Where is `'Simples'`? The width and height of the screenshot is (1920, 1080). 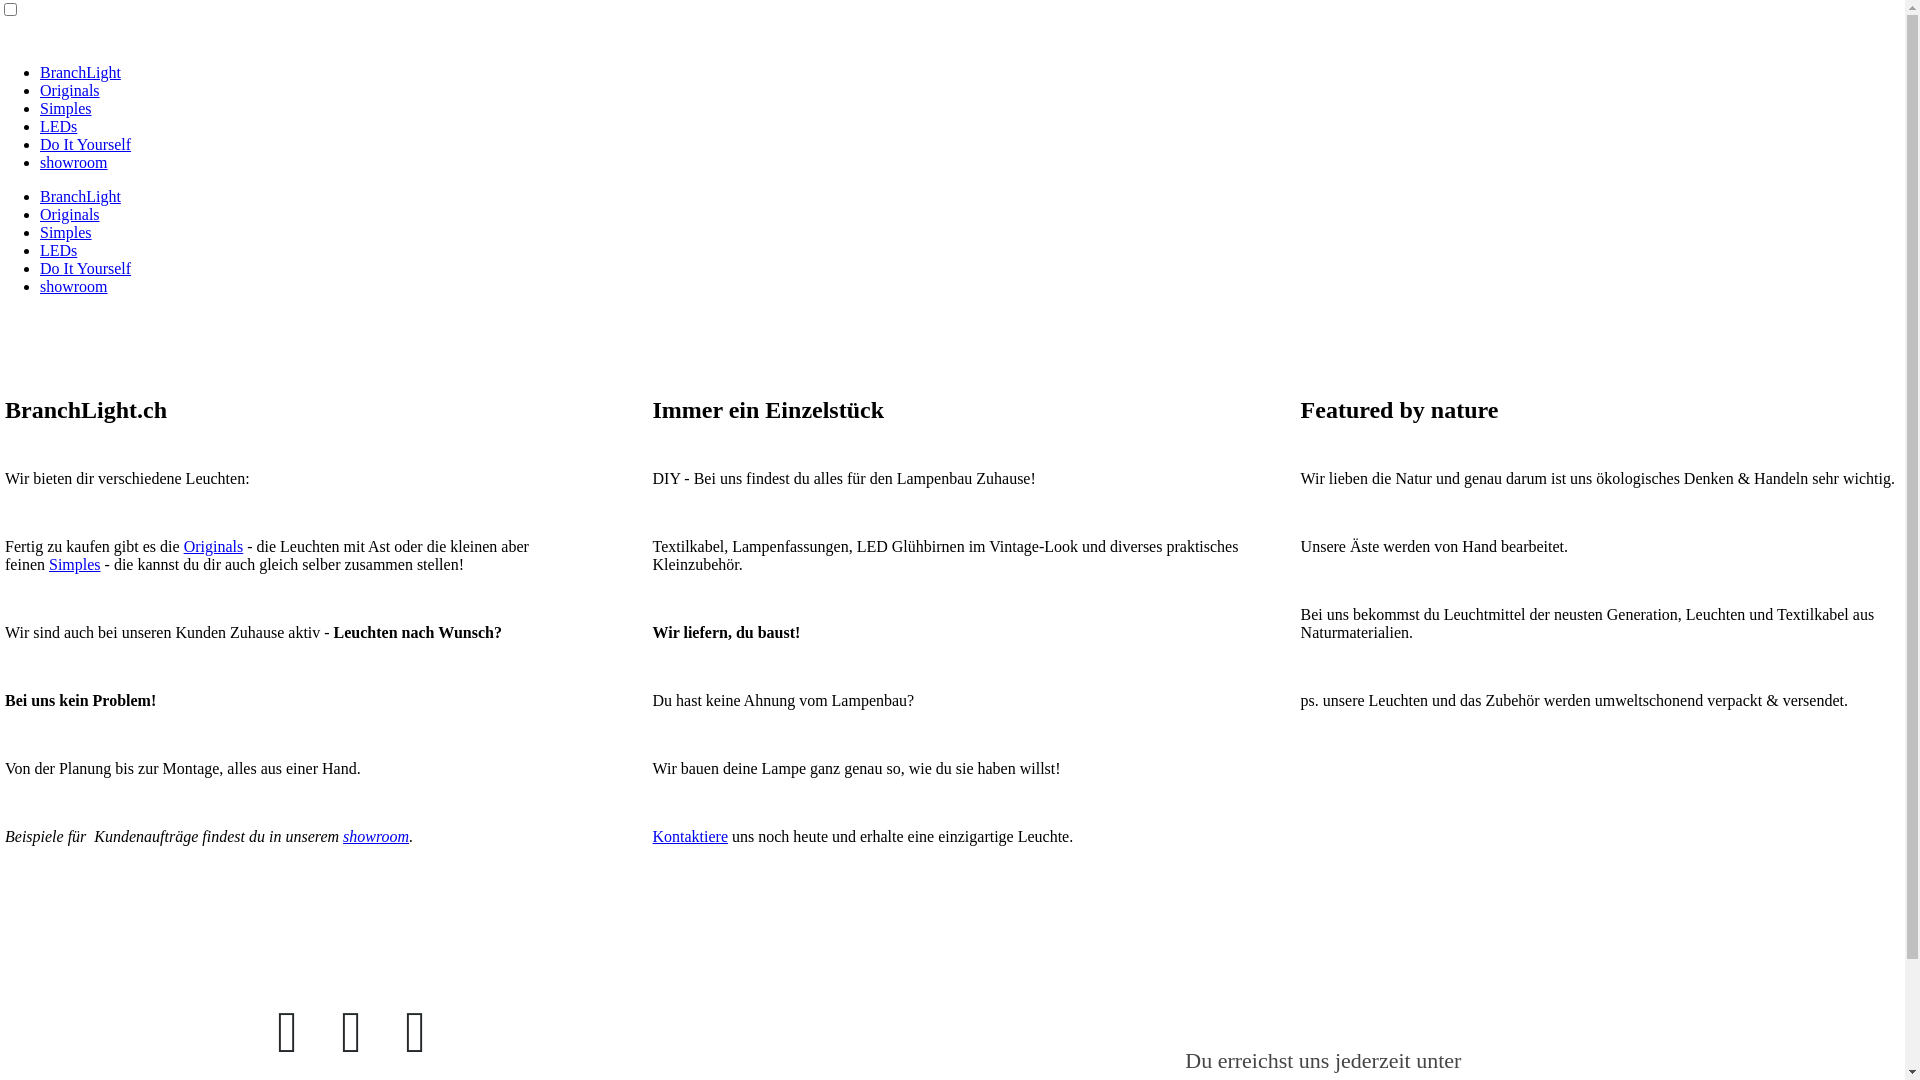 'Simples' is located at coordinates (48, 564).